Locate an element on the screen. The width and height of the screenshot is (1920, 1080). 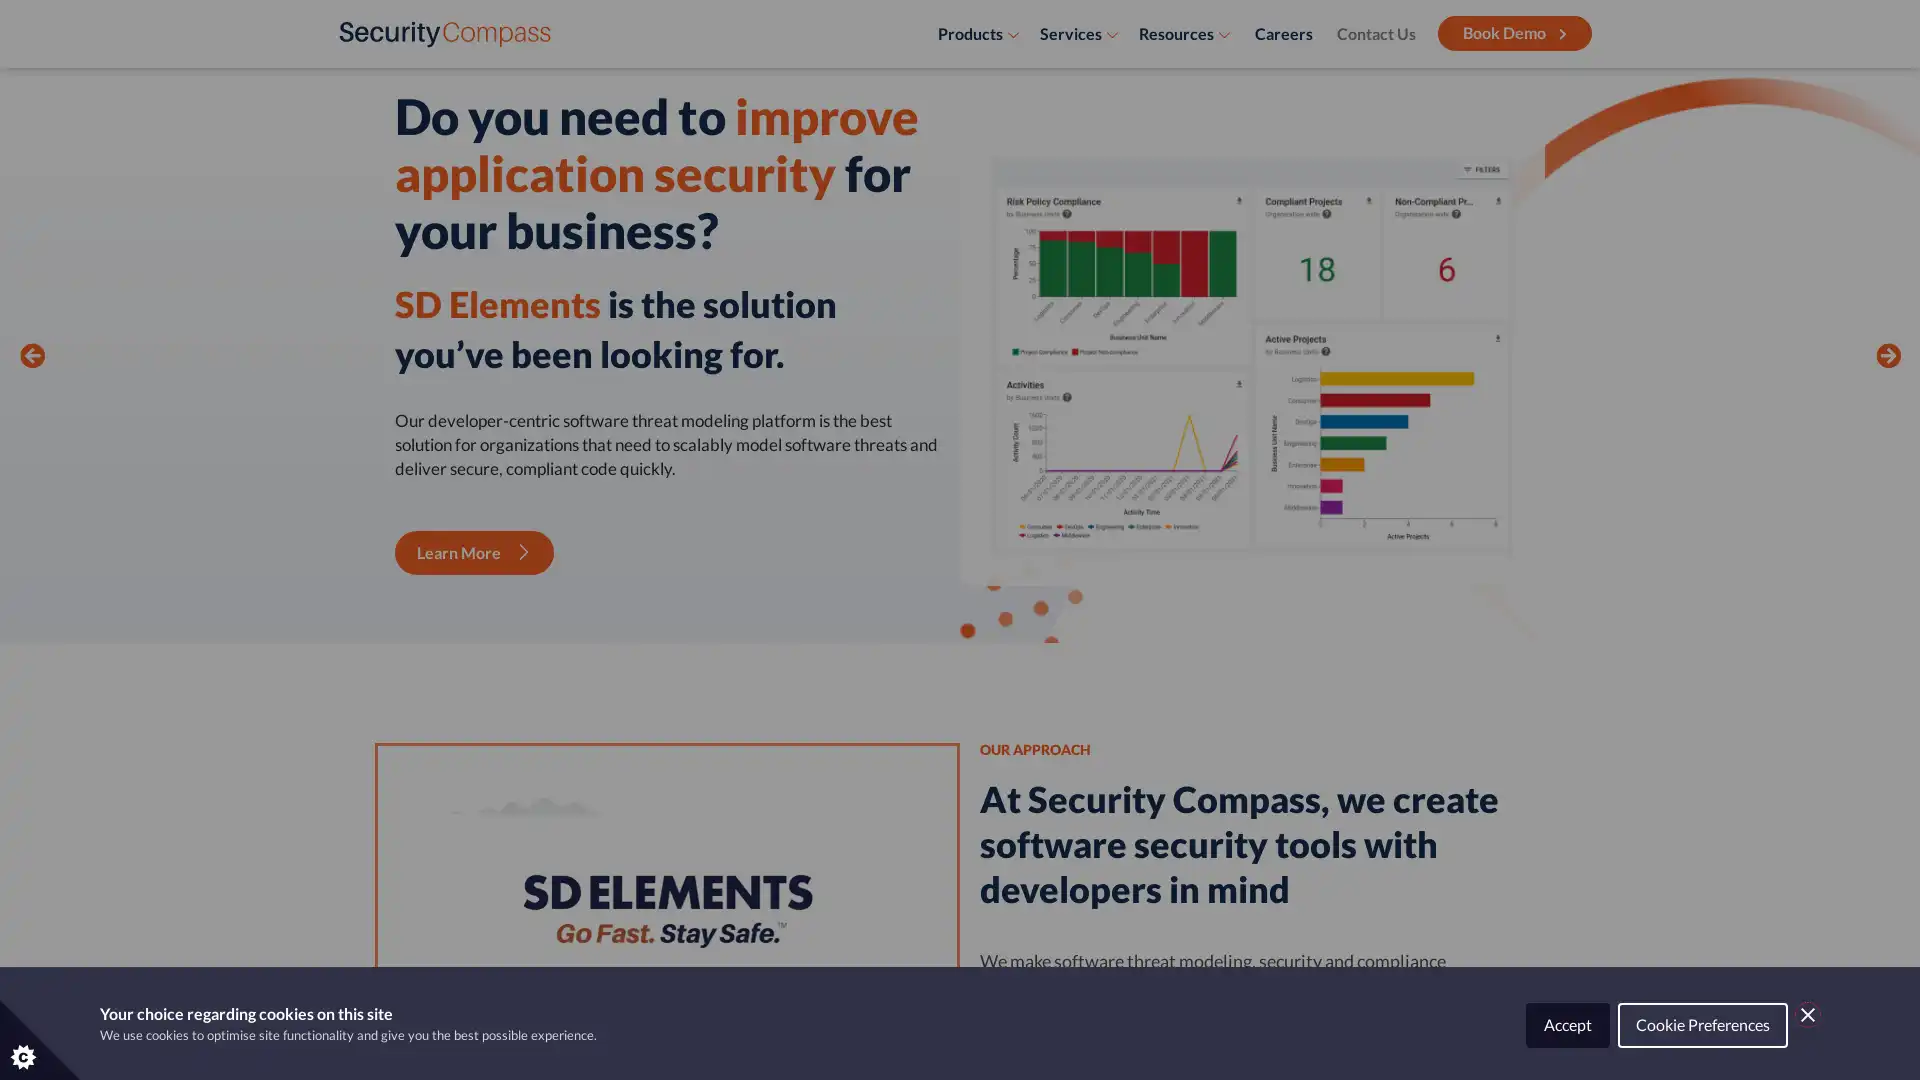
Learn More is located at coordinates (473, 552).